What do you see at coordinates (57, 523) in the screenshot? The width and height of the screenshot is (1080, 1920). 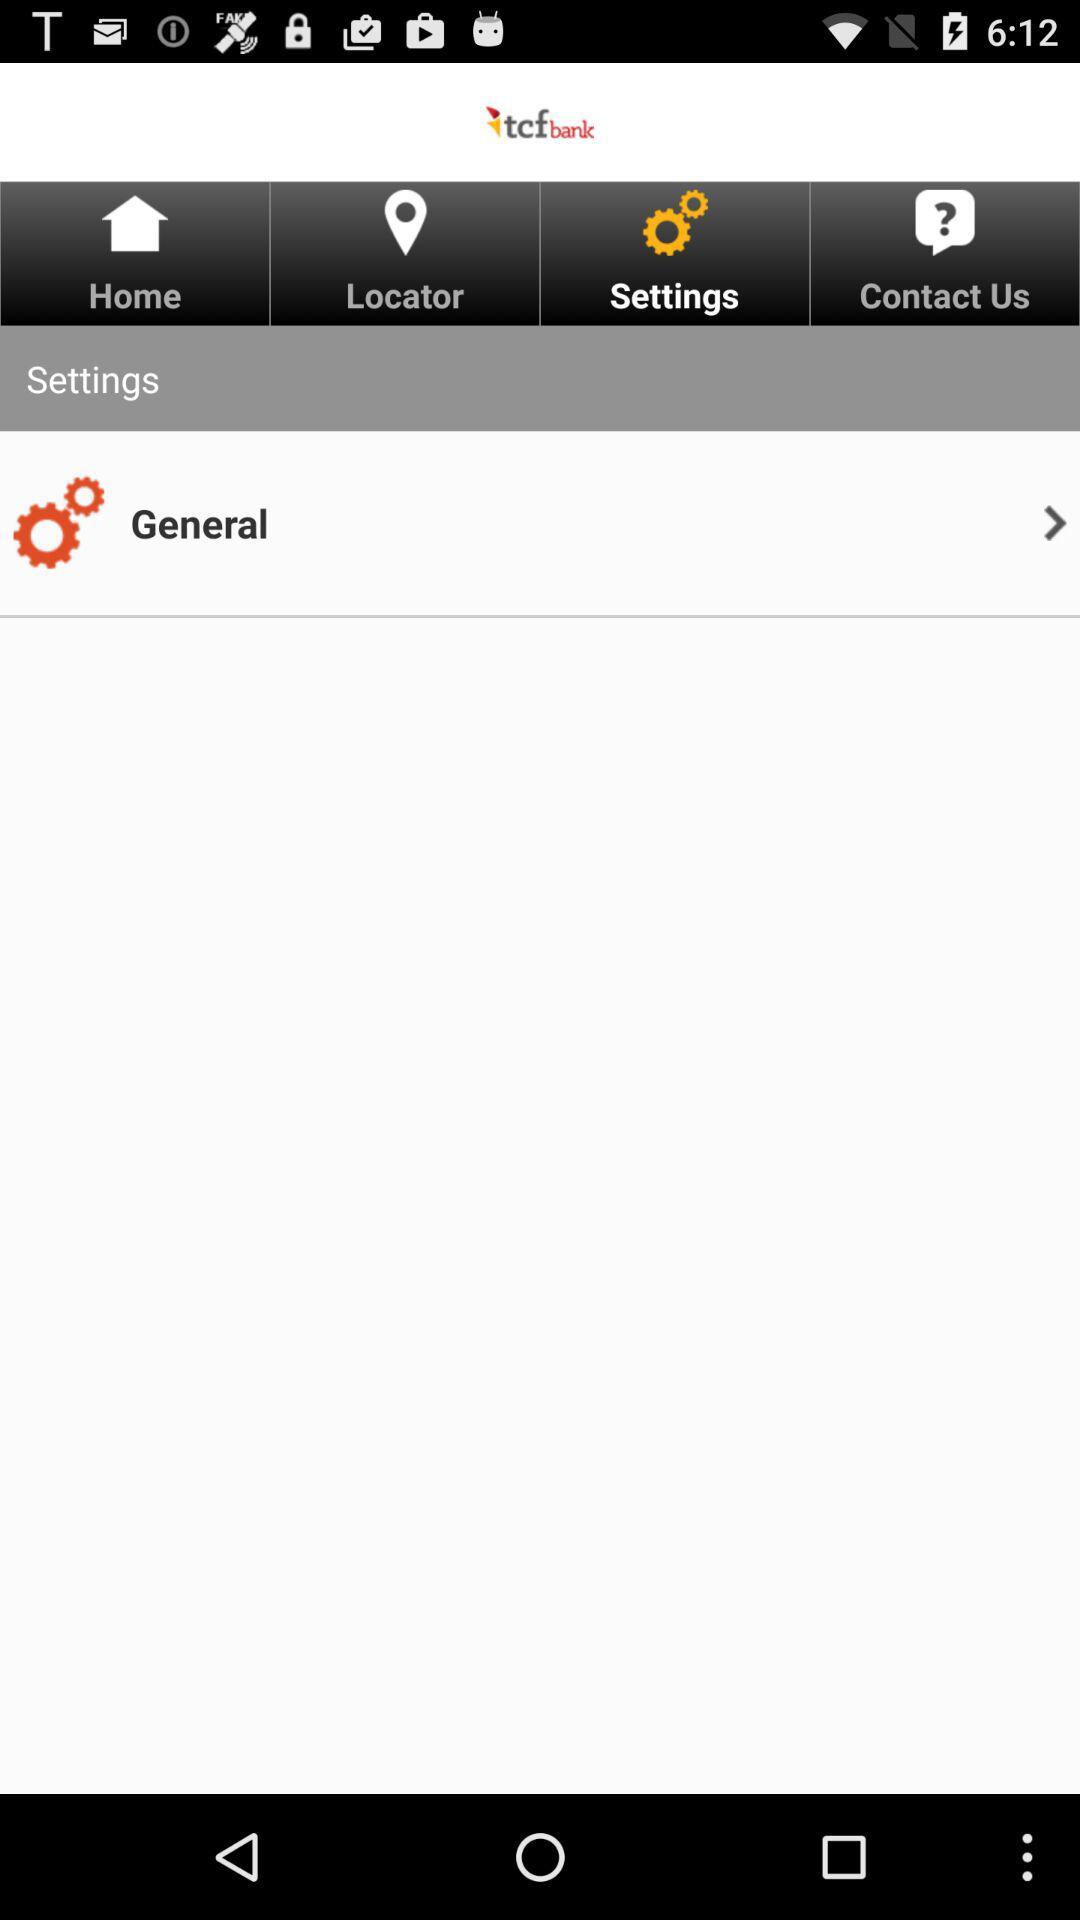 I see `item to the left of the general item` at bounding box center [57, 523].